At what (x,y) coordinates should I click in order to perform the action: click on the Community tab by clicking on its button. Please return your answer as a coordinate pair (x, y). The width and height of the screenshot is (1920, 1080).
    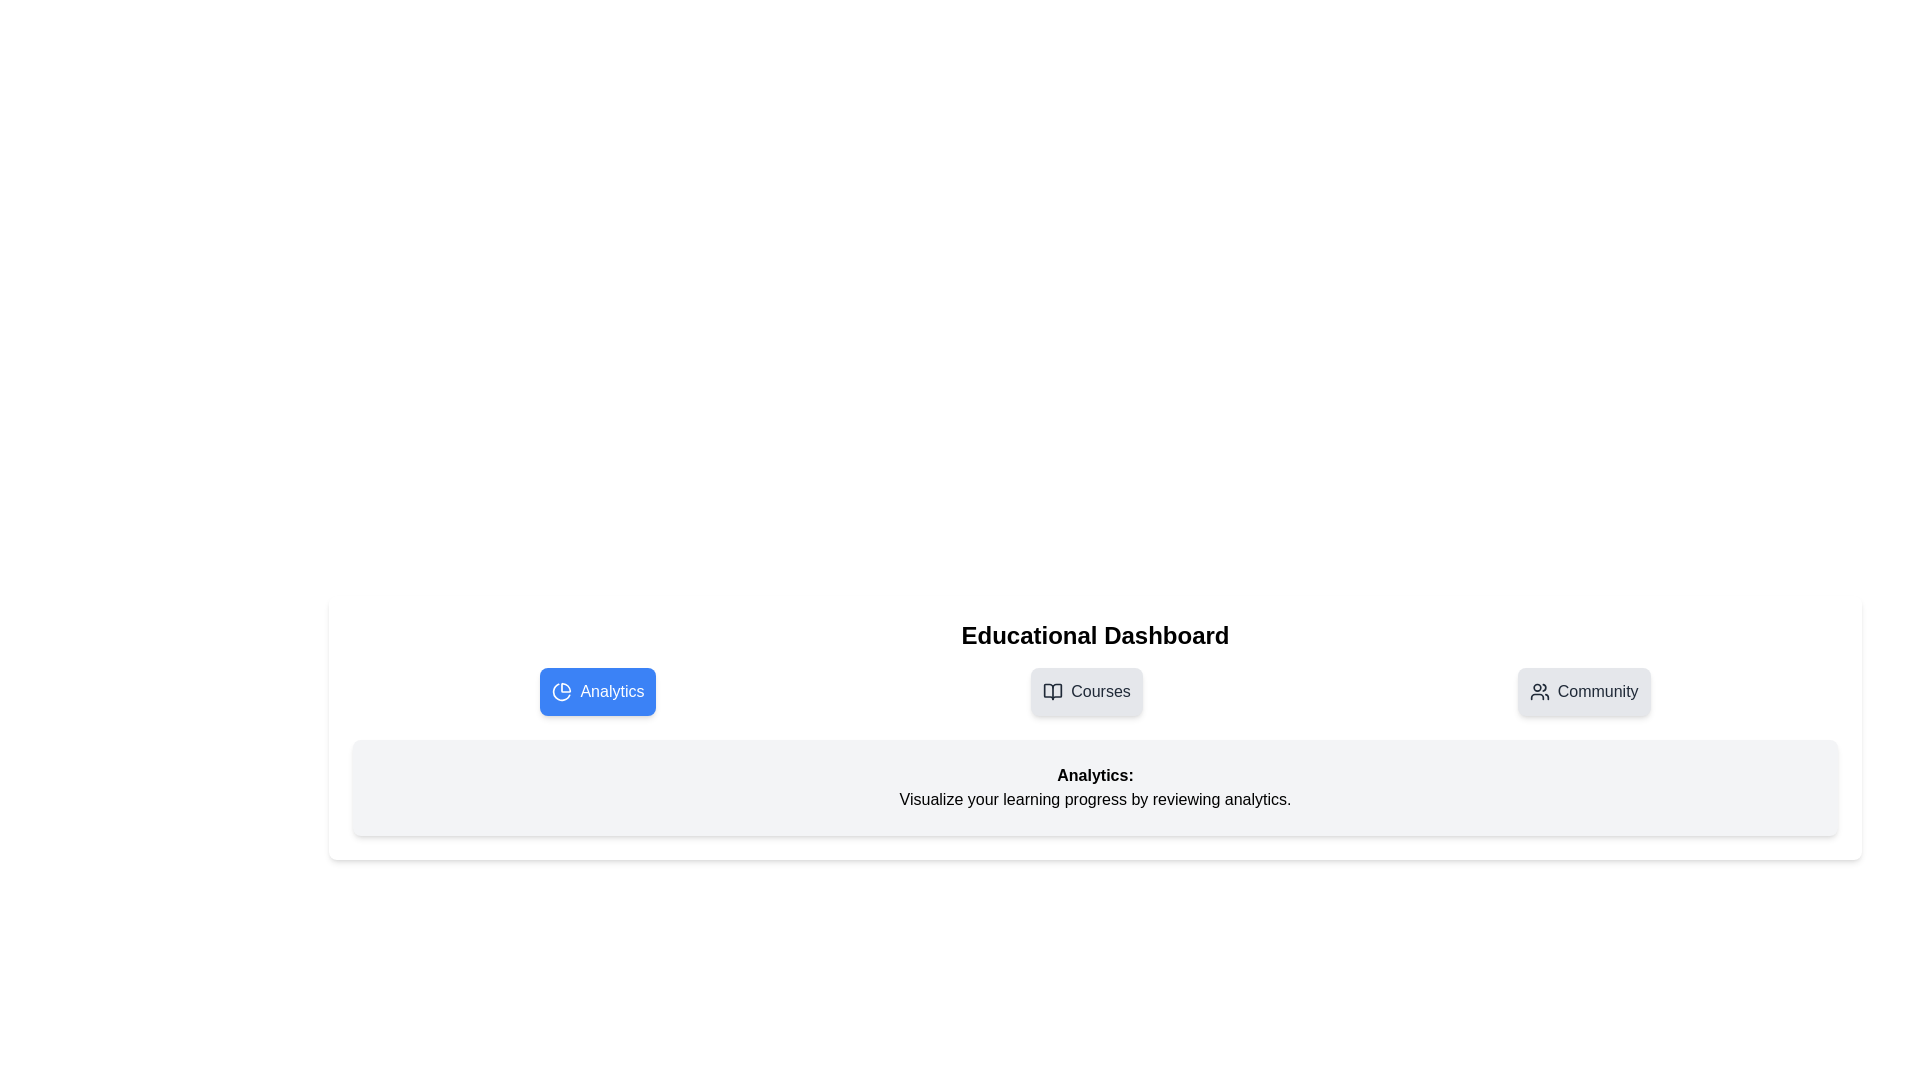
    Looking at the image, I should click on (1583, 690).